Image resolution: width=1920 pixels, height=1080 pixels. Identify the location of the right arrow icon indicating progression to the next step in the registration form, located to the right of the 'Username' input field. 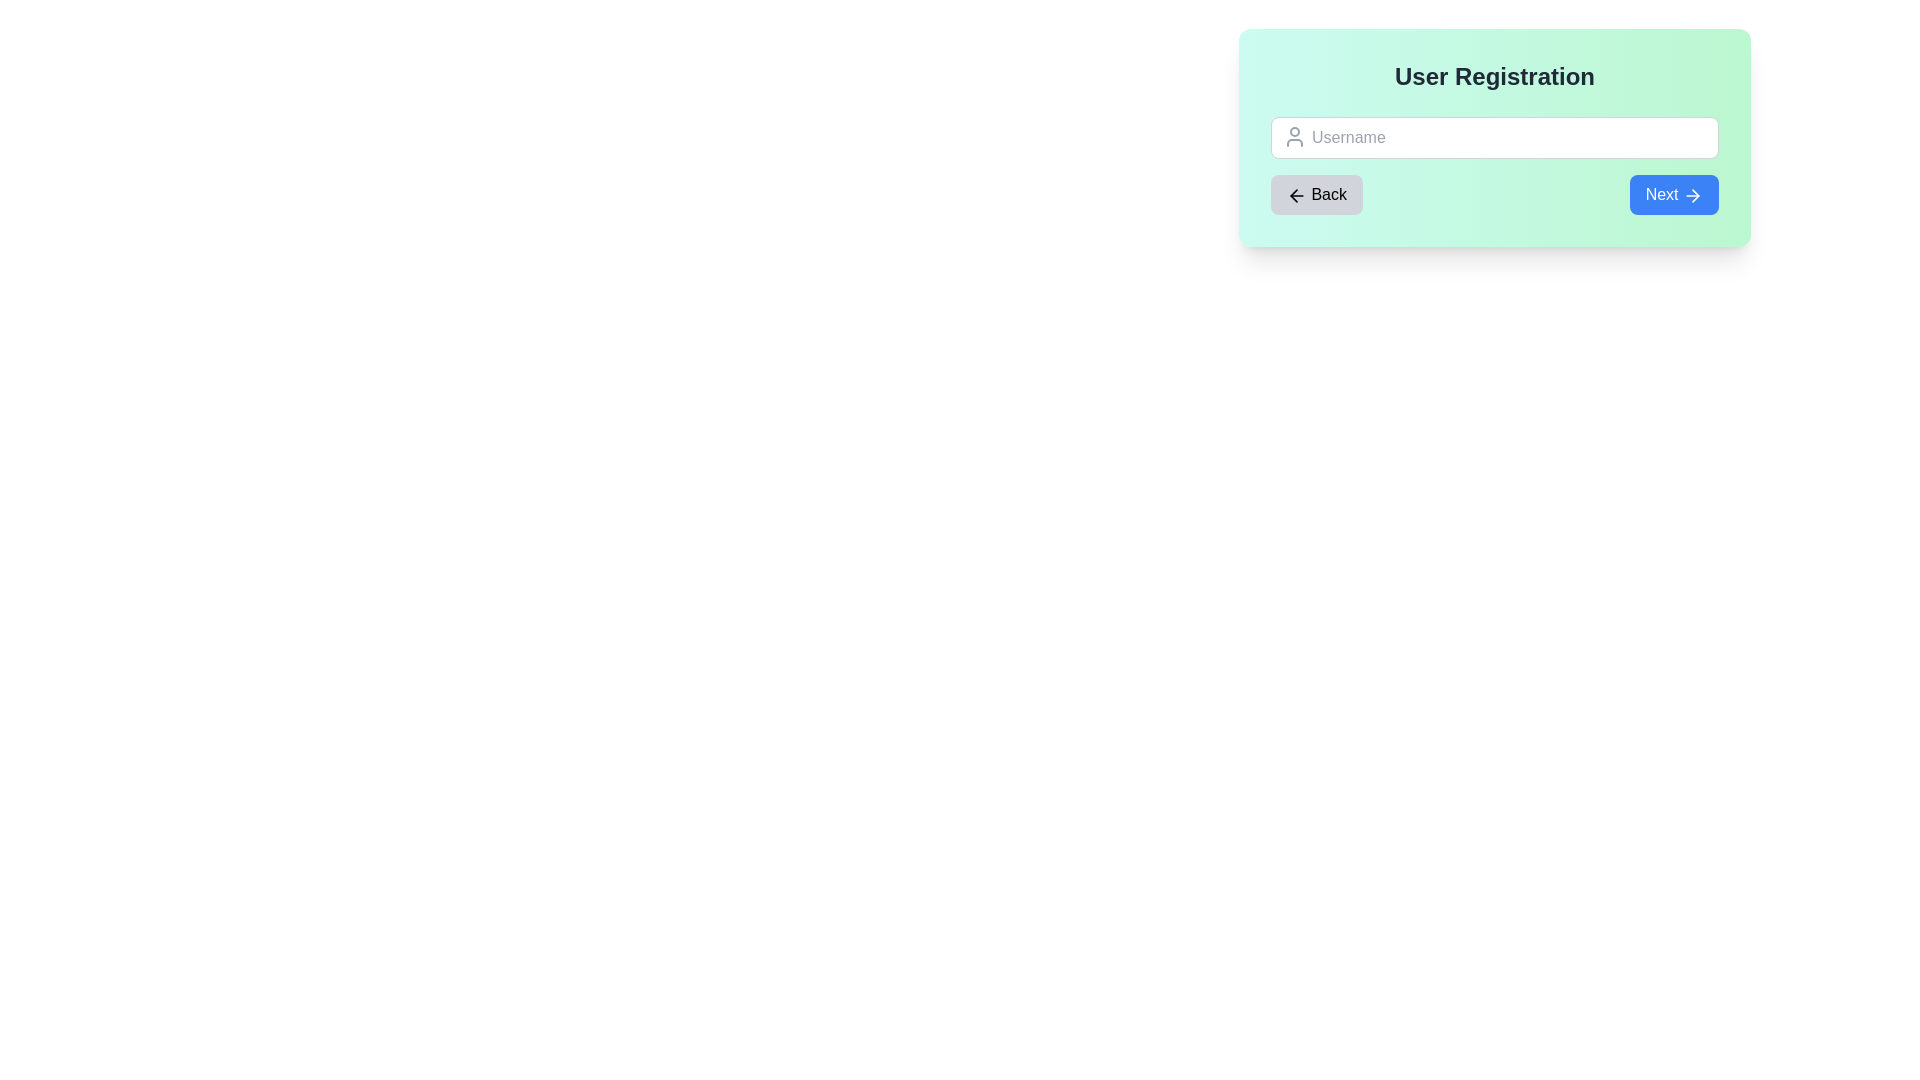
(1694, 195).